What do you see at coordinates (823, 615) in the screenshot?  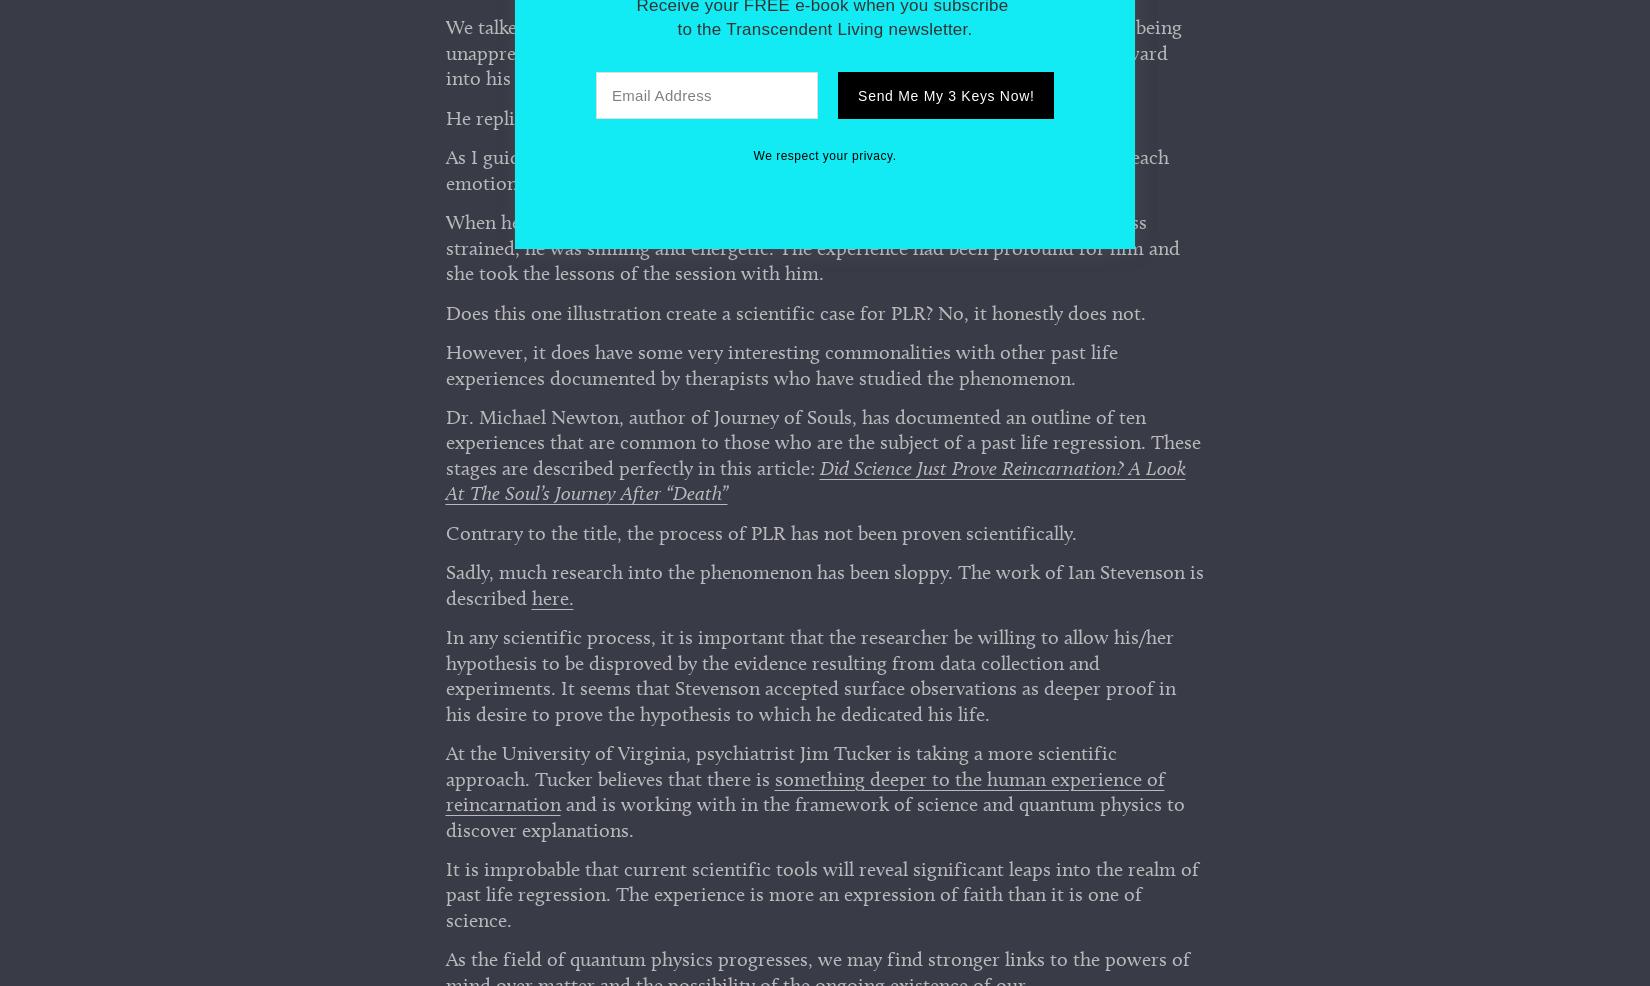 I see `'Store'` at bounding box center [823, 615].